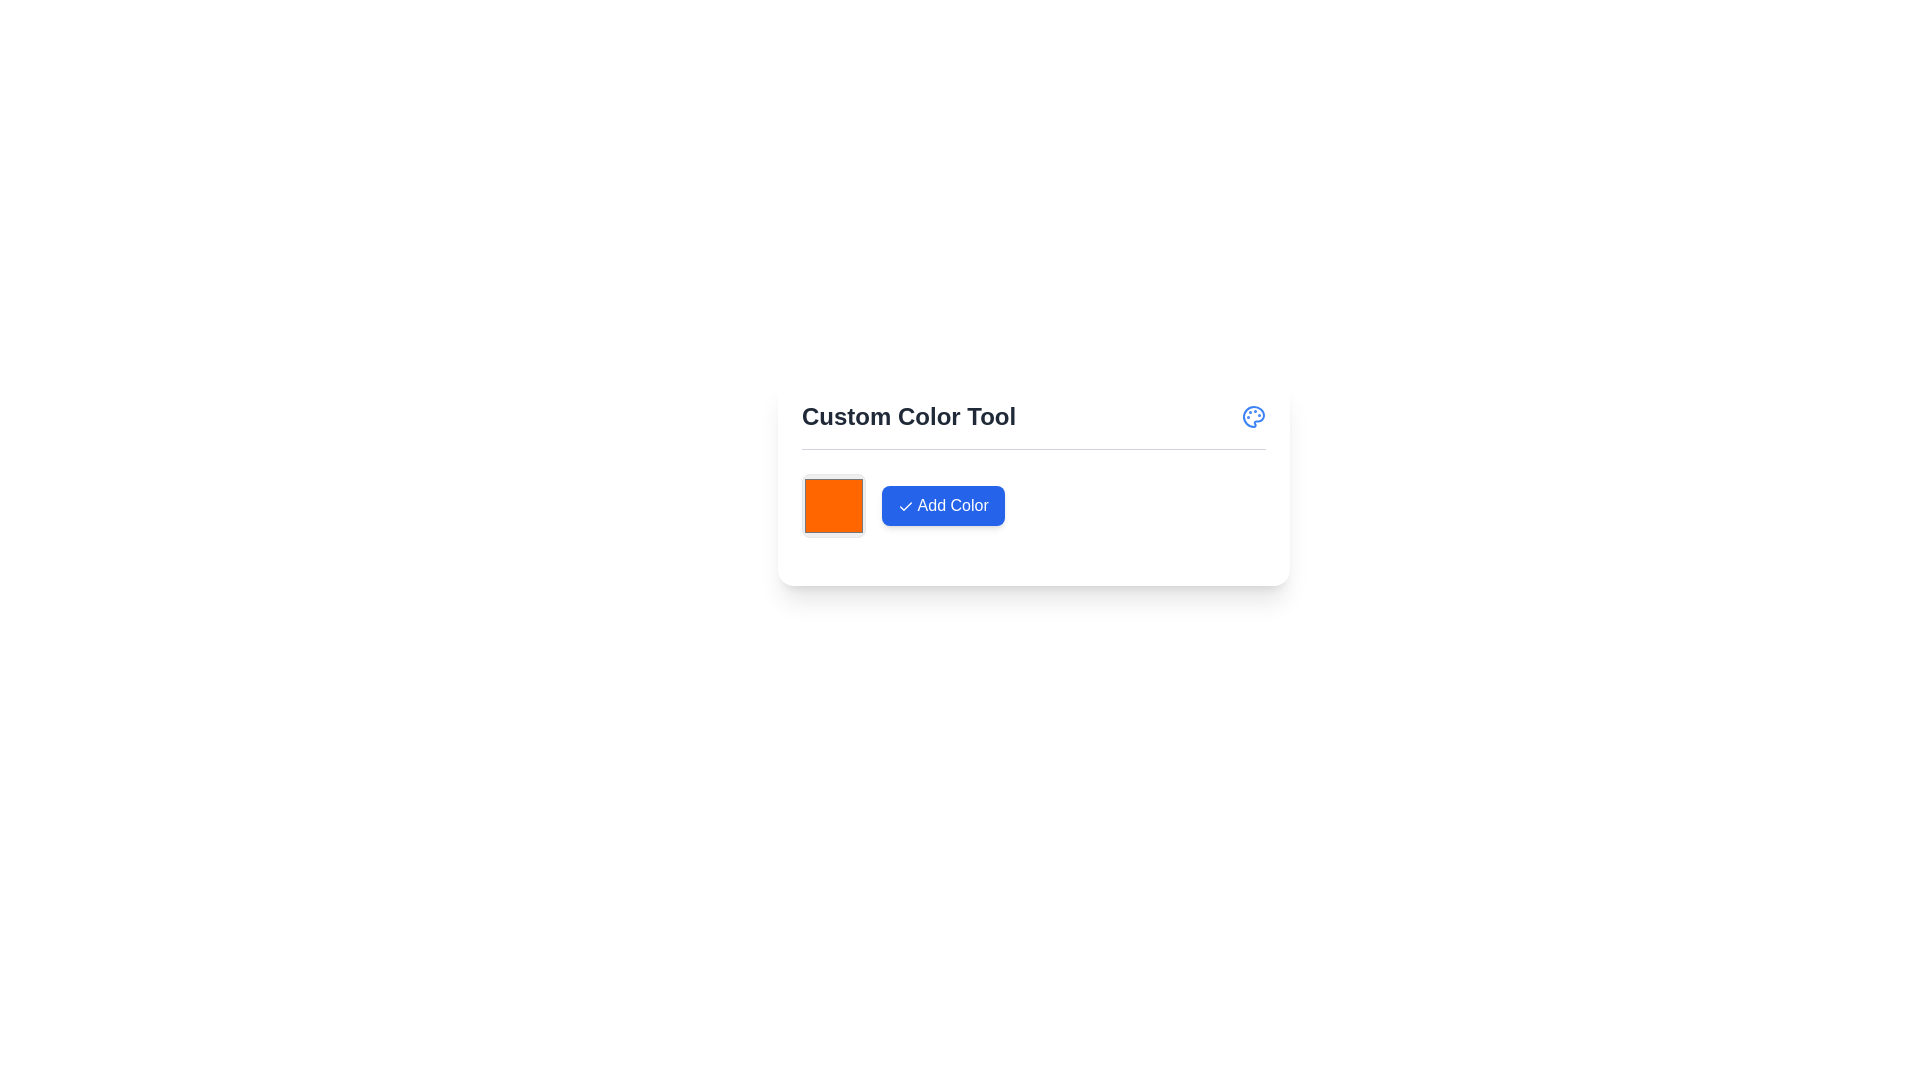  Describe the element at coordinates (1033, 516) in the screenshot. I see `the confirm button located within the 'Custom Color Tool' section` at that location.